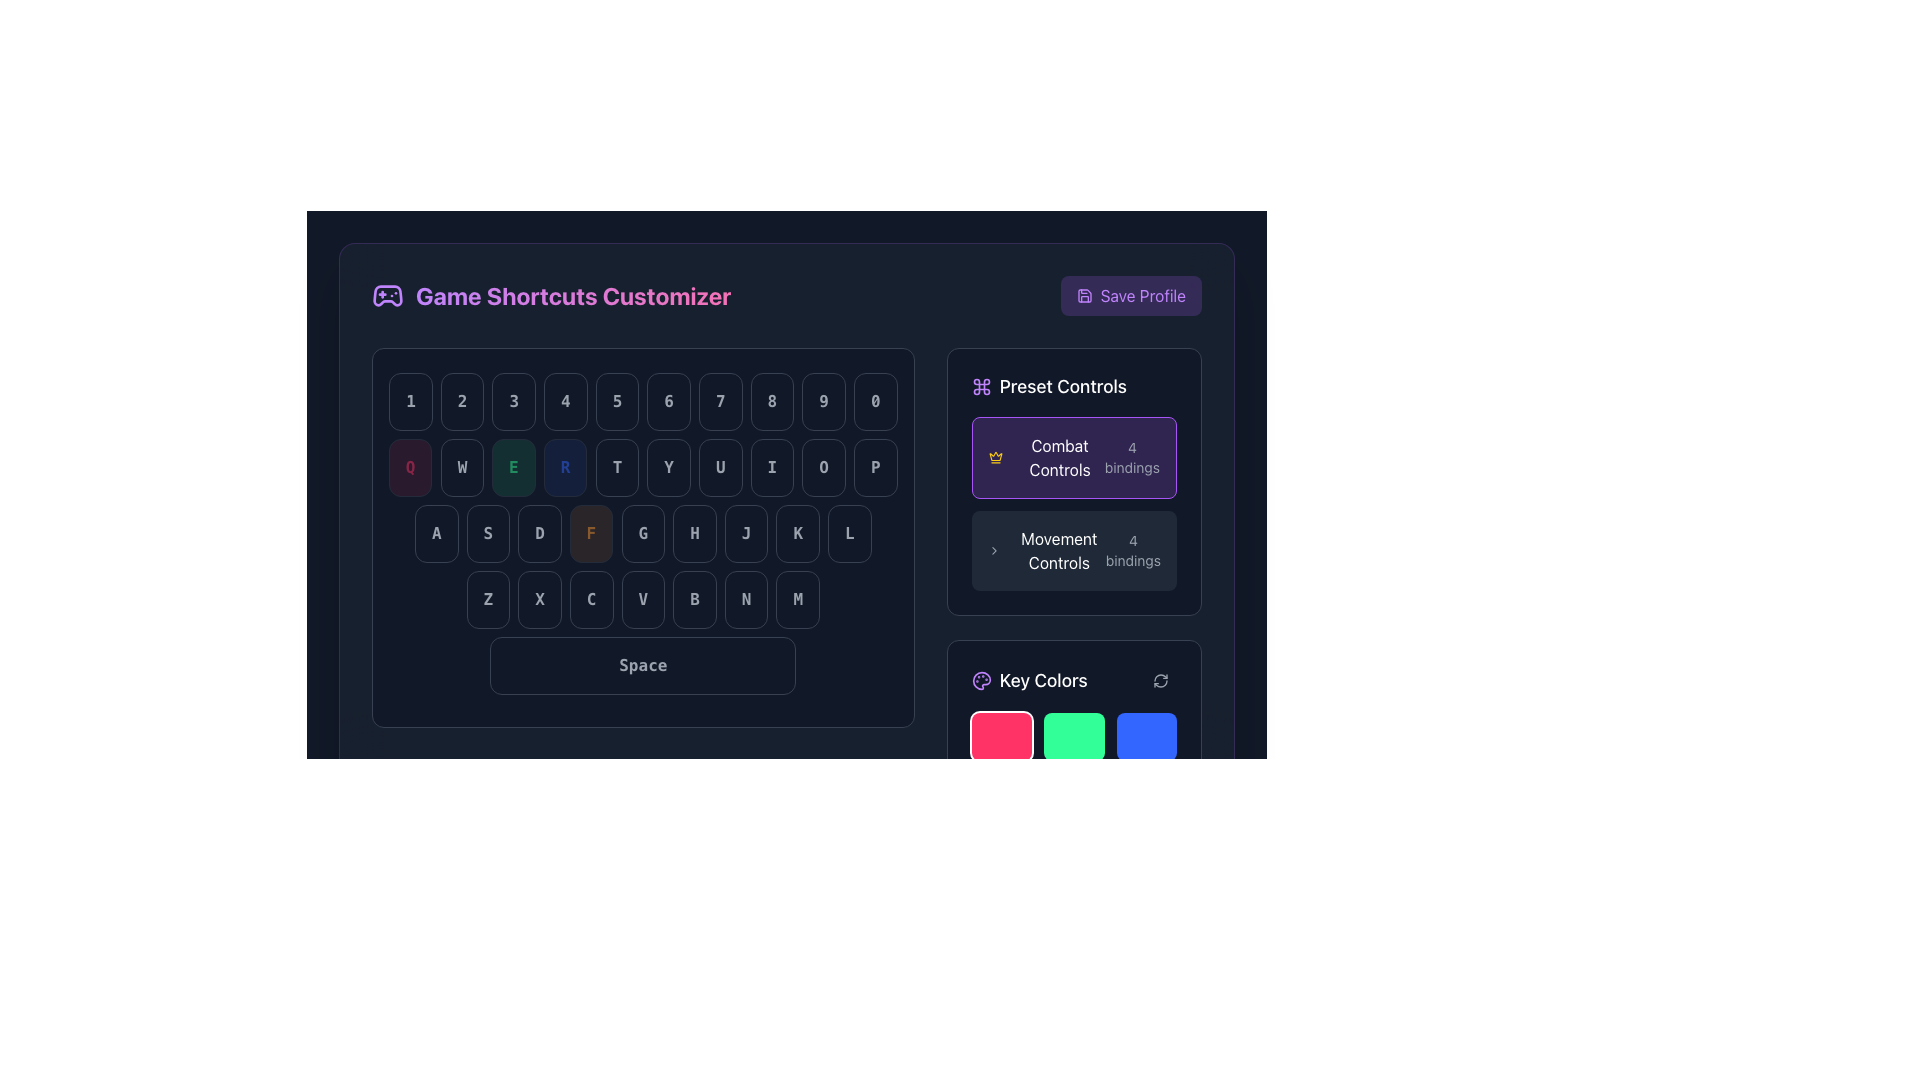 The image size is (1920, 1080). I want to click on the button displaying the number '8', which is part of a horizontally aligned group of digit buttons, characterized by its rounded rectangle shape, dark background, and light-colored bold font, so click(771, 401).